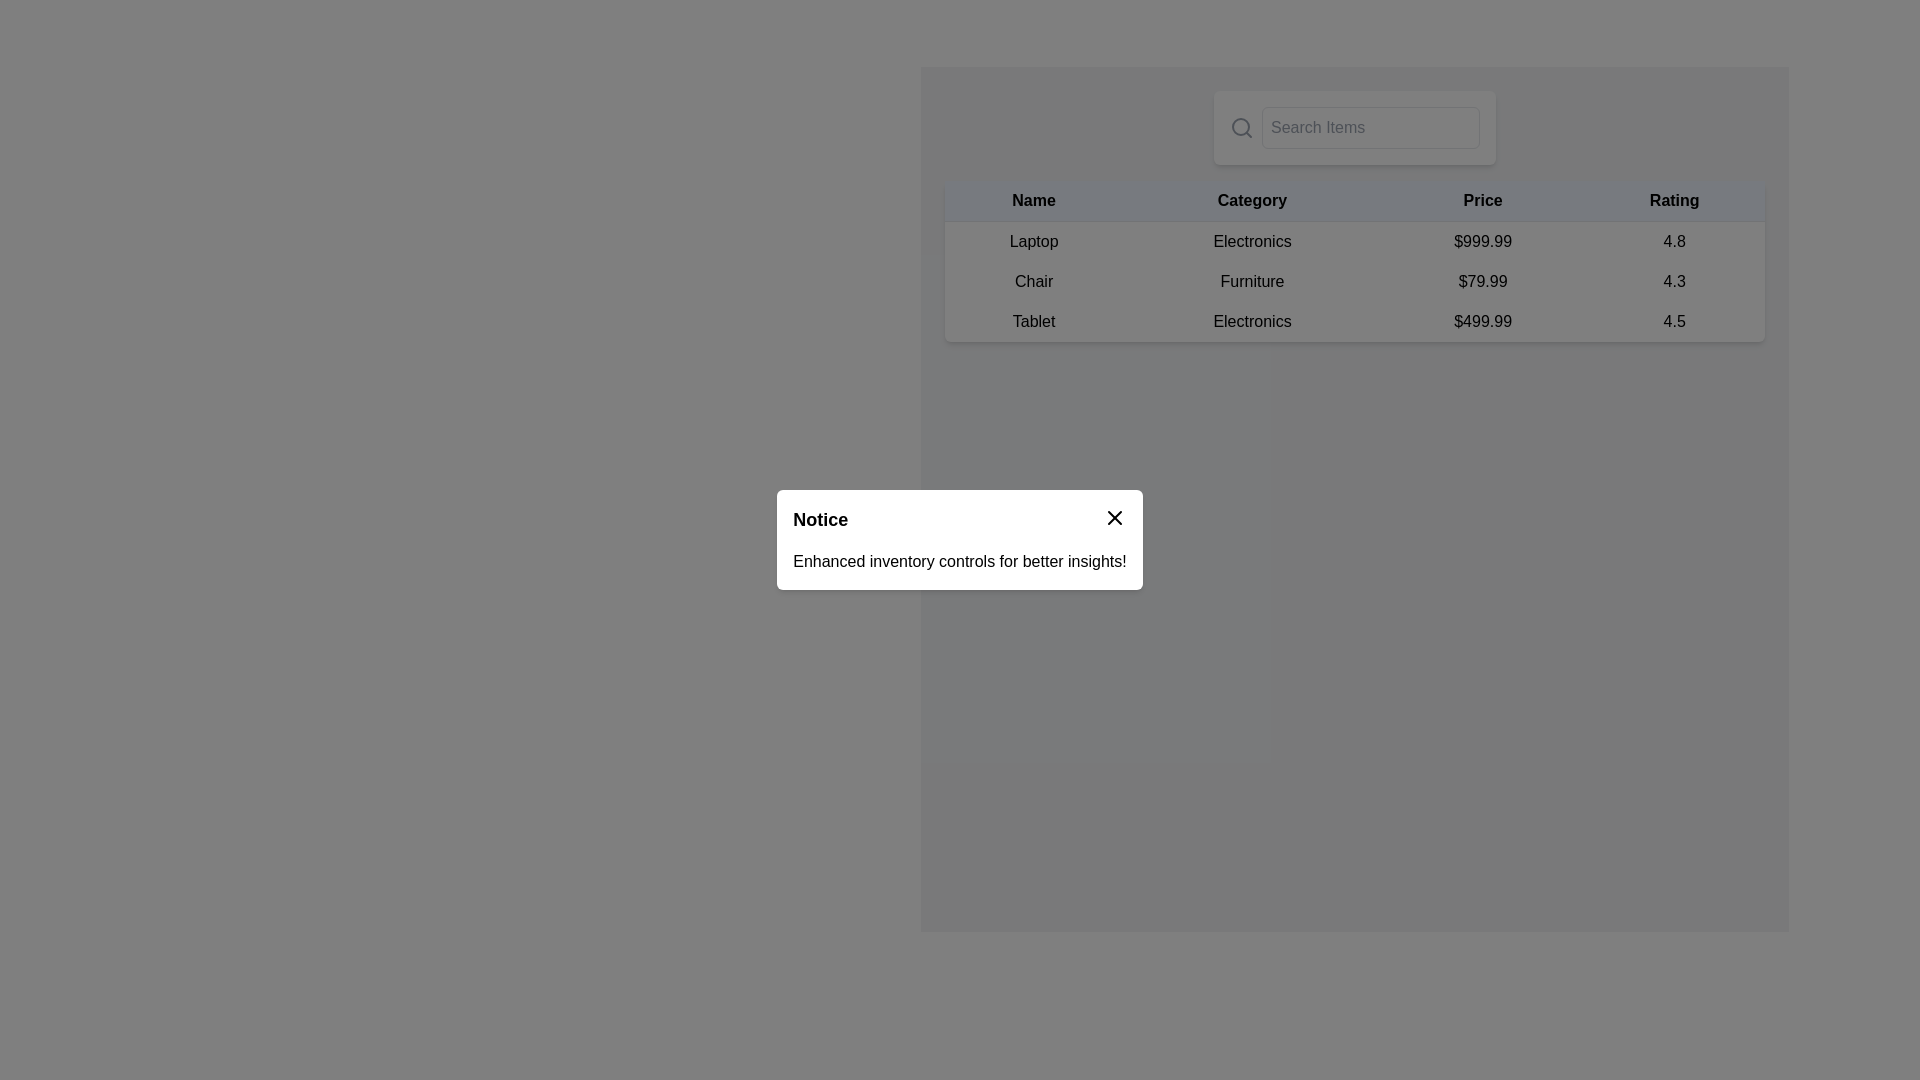  I want to click on the decorative circle element within the SVG graphic that represents the inner circle of the magnifying glass icon located at the top-right corner of the interface, so click(1240, 127).